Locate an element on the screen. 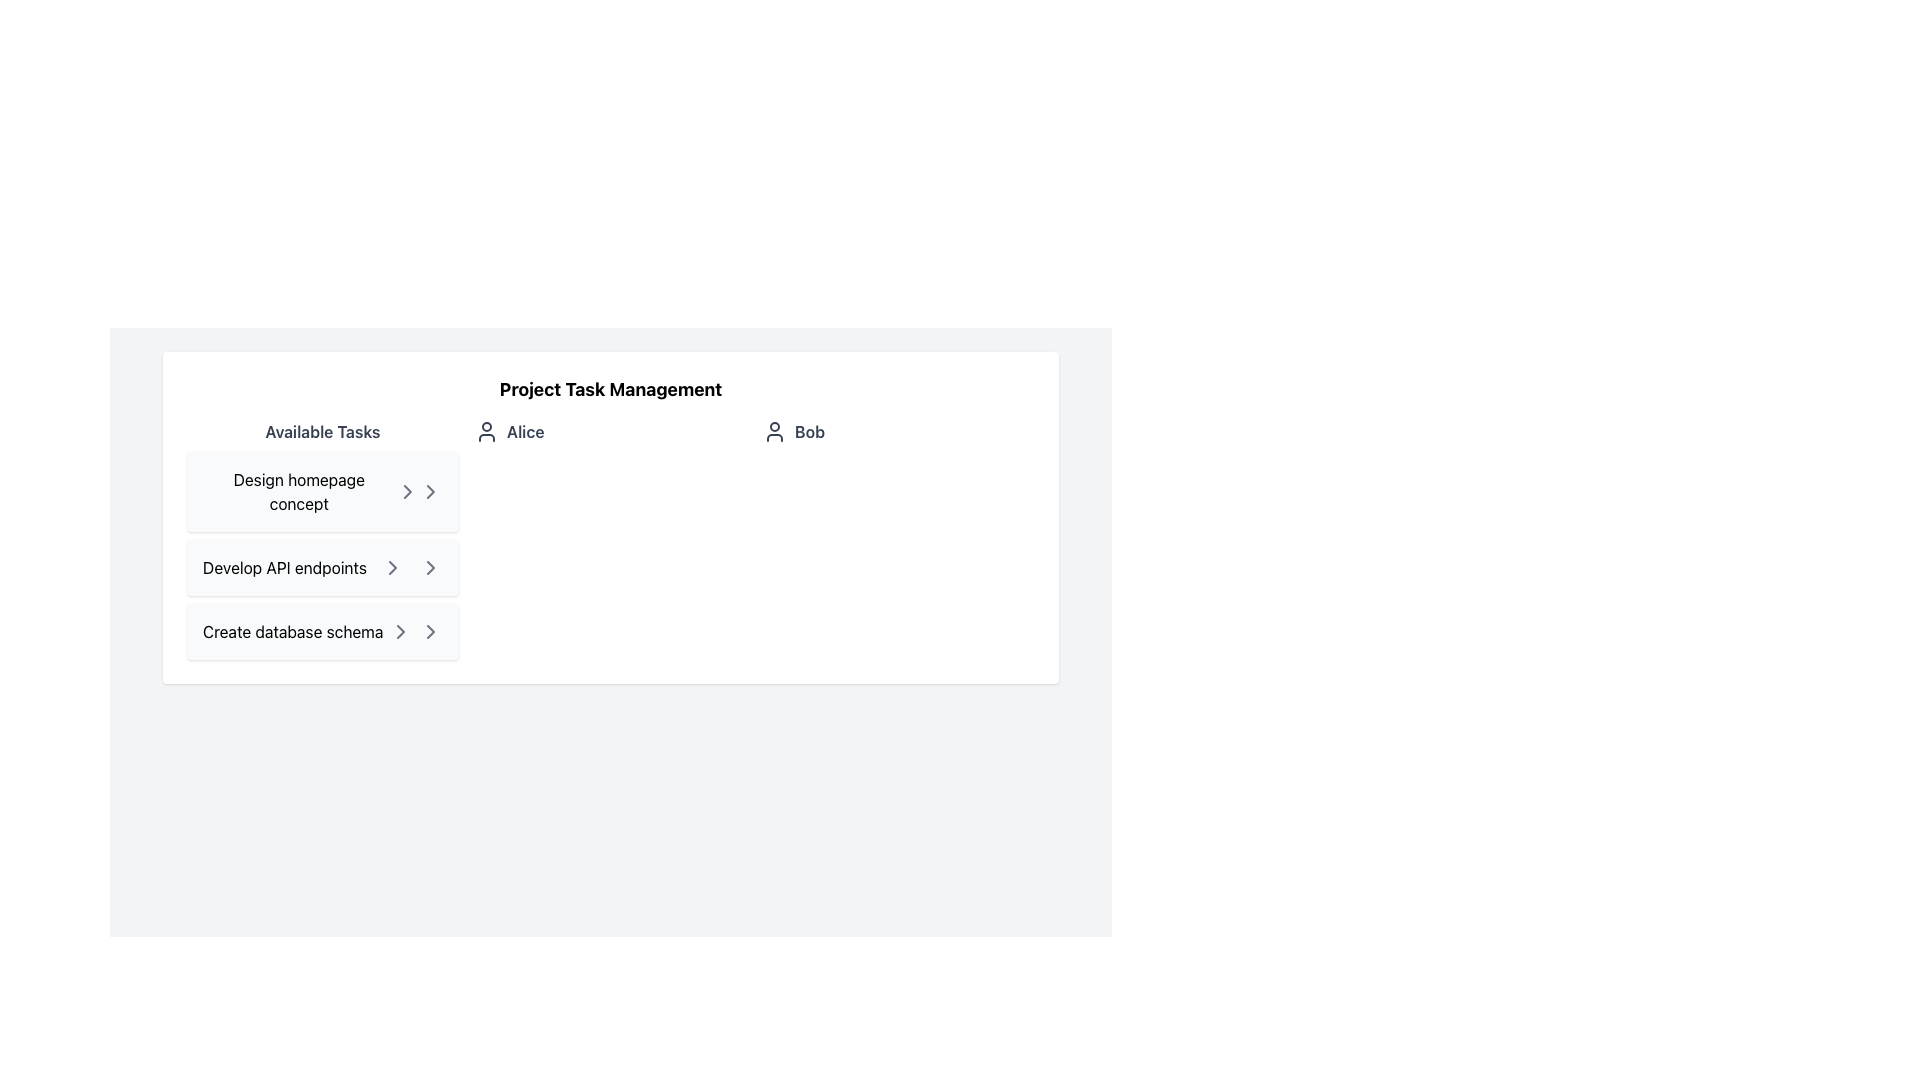  the right-facing chevron icon located to the right of the 'Develop API endpoints' text in the task list of the 'Available Tasks' section is located at coordinates (430, 567).